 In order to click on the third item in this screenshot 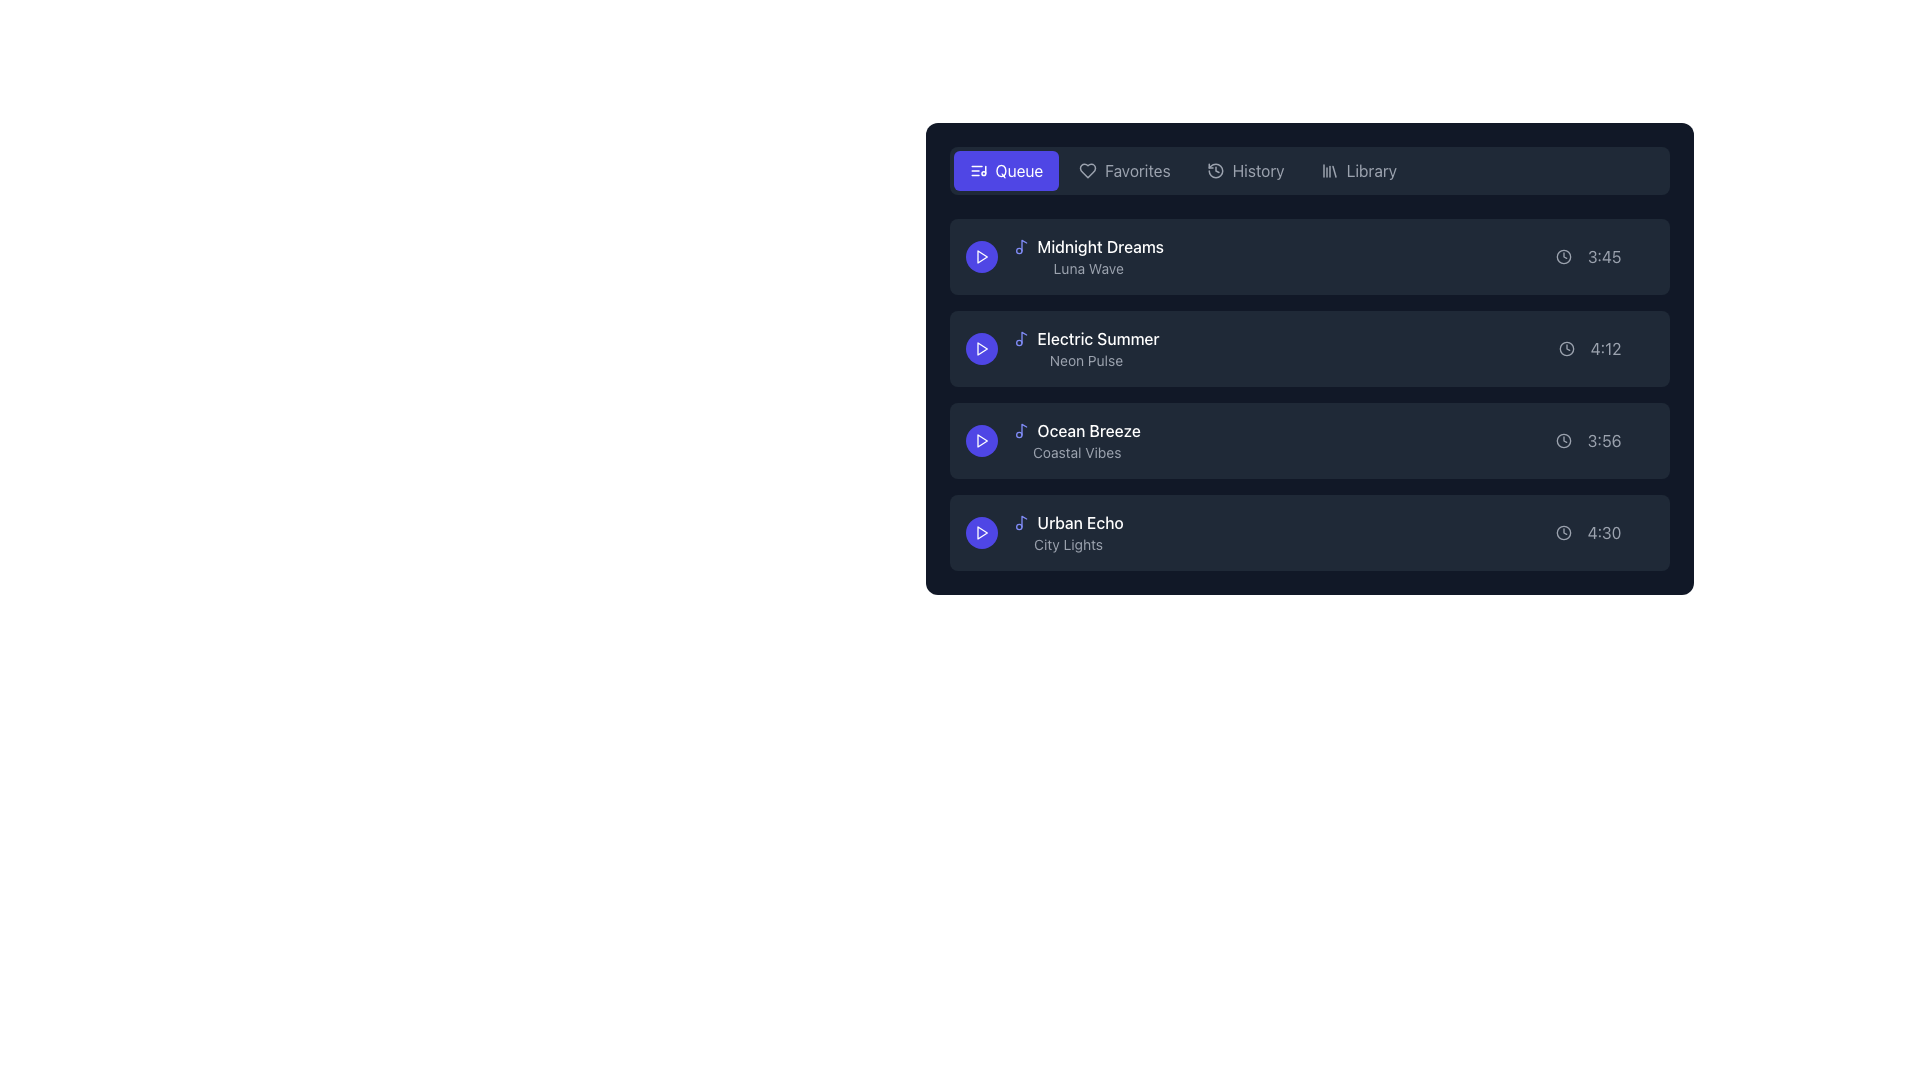, I will do `click(1309, 394)`.